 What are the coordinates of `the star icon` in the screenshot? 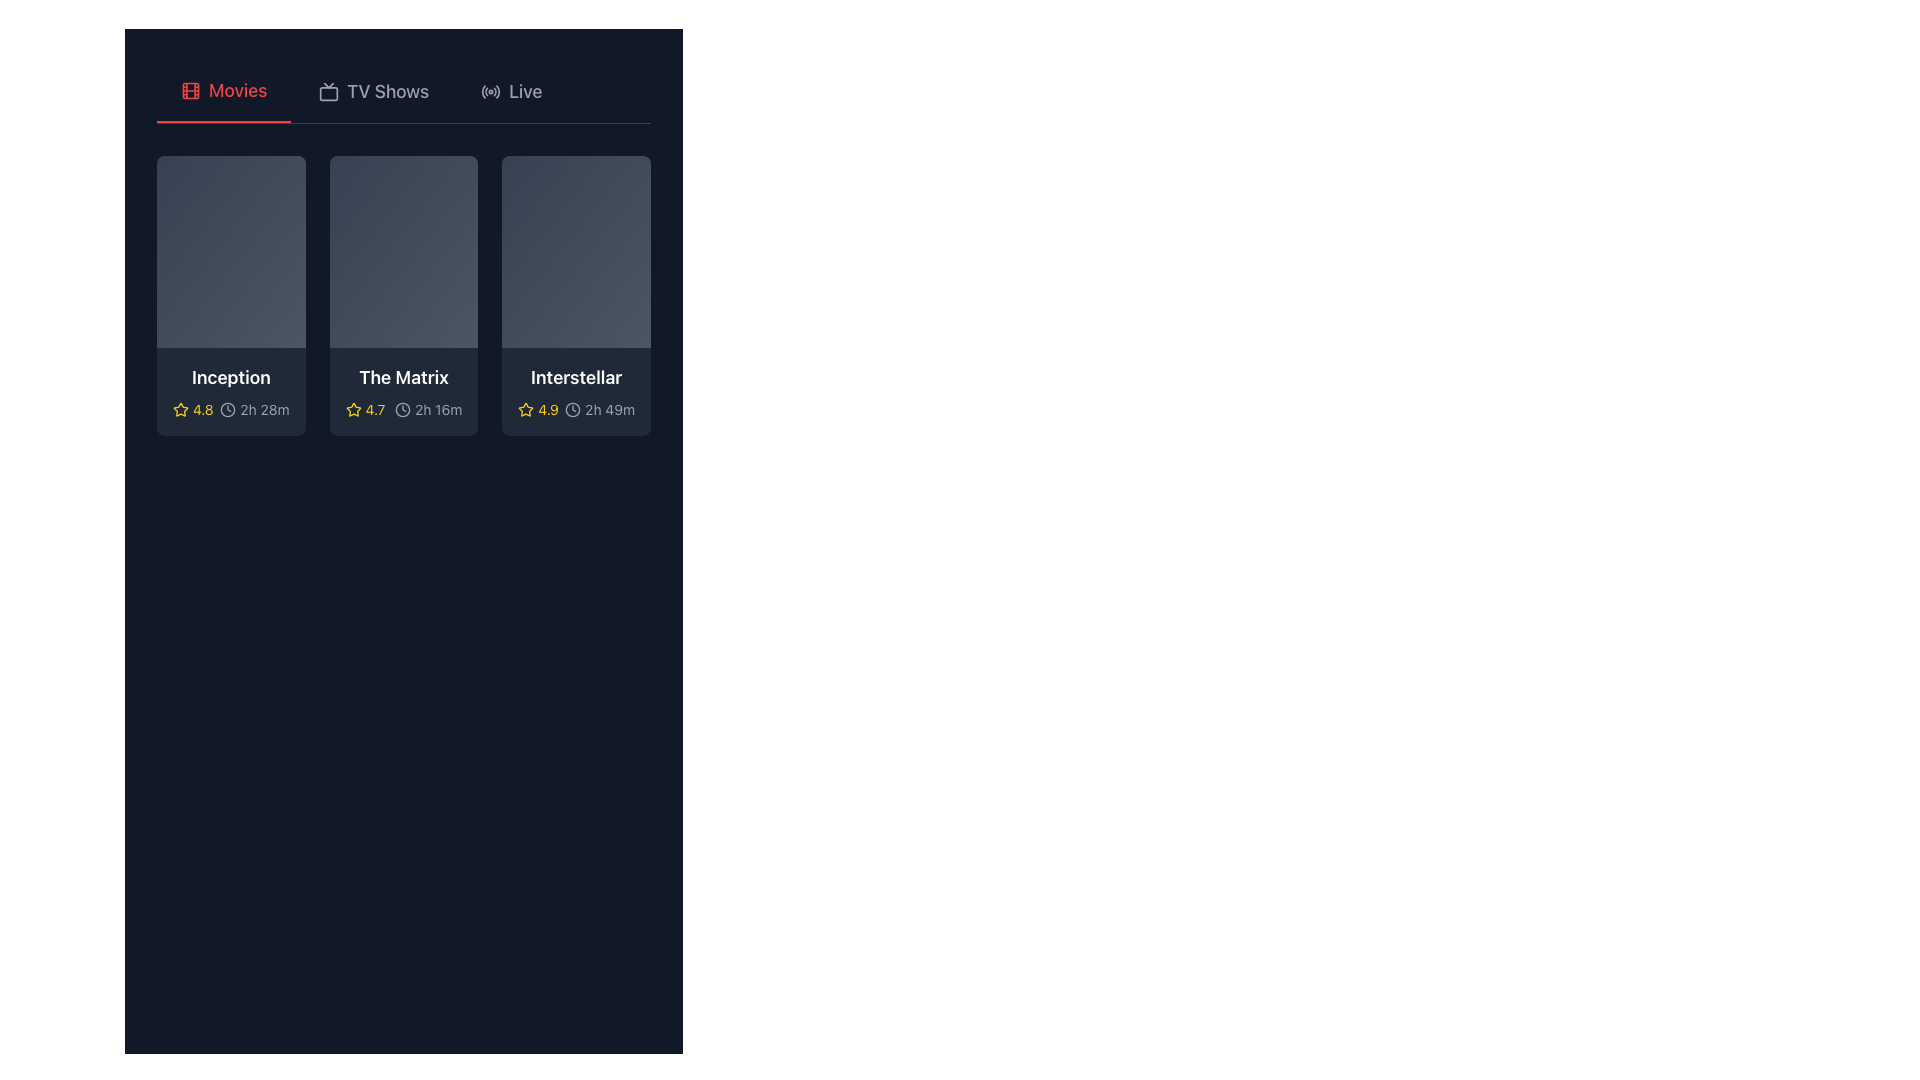 It's located at (353, 408).